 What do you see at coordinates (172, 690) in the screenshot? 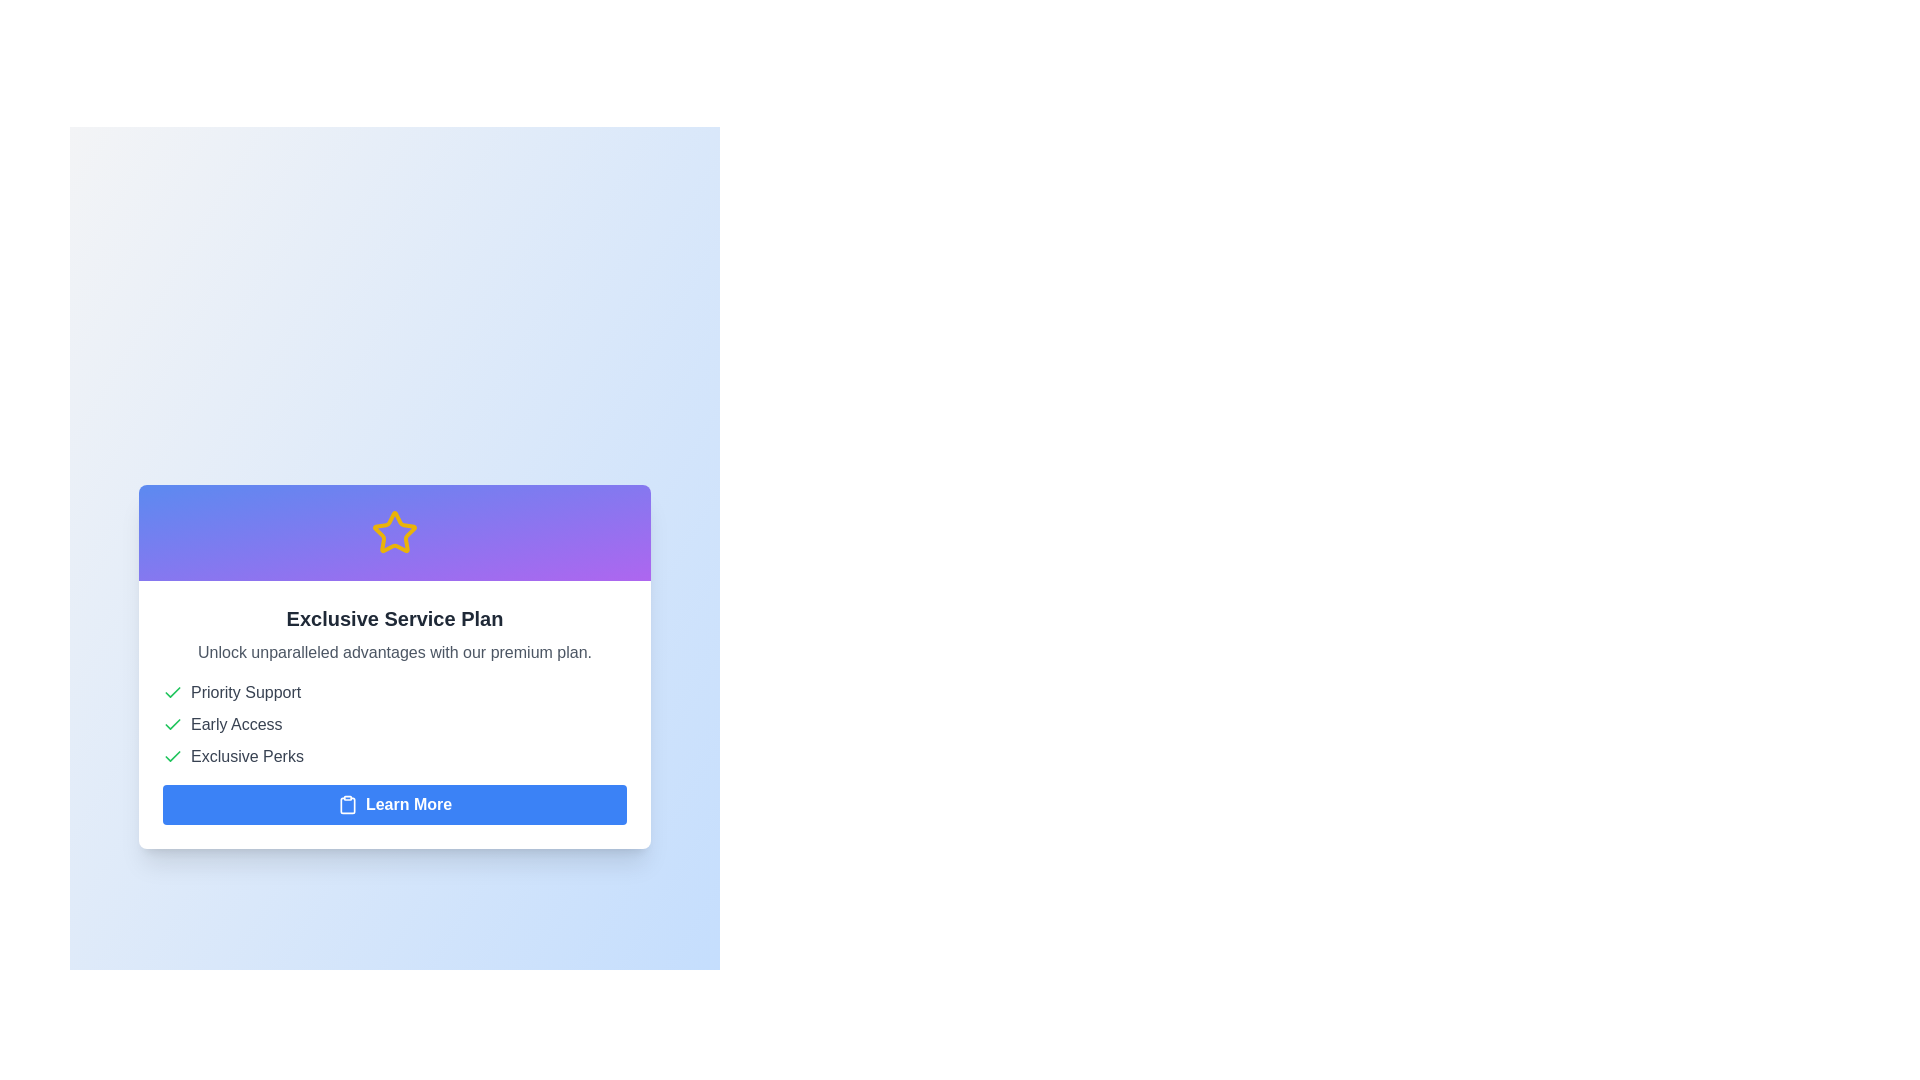
I see `the visual state of the checkmark icon indicating 'Early Access' located below 'Priority Support' in the 'Exclusive Service Plan' list` at bounding box center [172, 690].